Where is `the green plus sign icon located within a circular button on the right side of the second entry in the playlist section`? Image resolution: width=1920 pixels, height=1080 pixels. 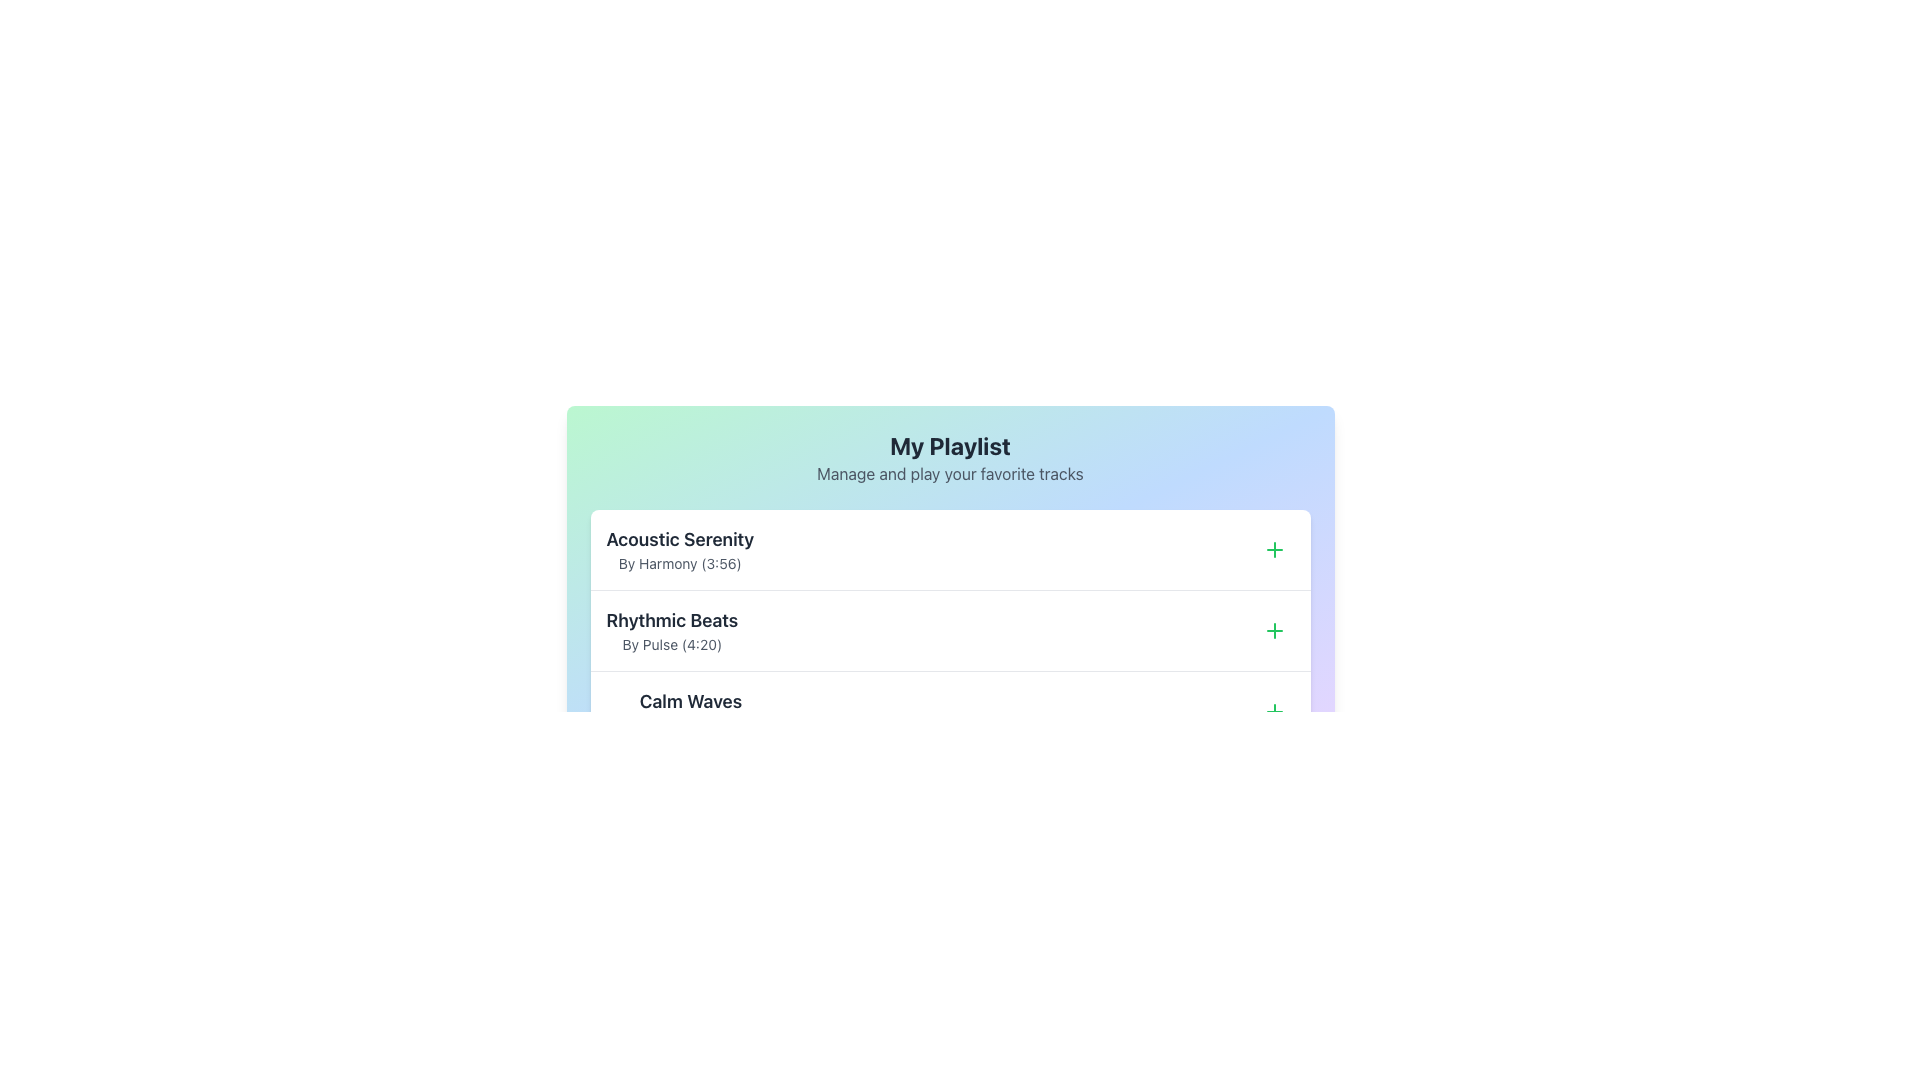 the green plus sign icon located within a circular button on the right side of the second entry in the playlist section is located at coordinates (1273, 631).